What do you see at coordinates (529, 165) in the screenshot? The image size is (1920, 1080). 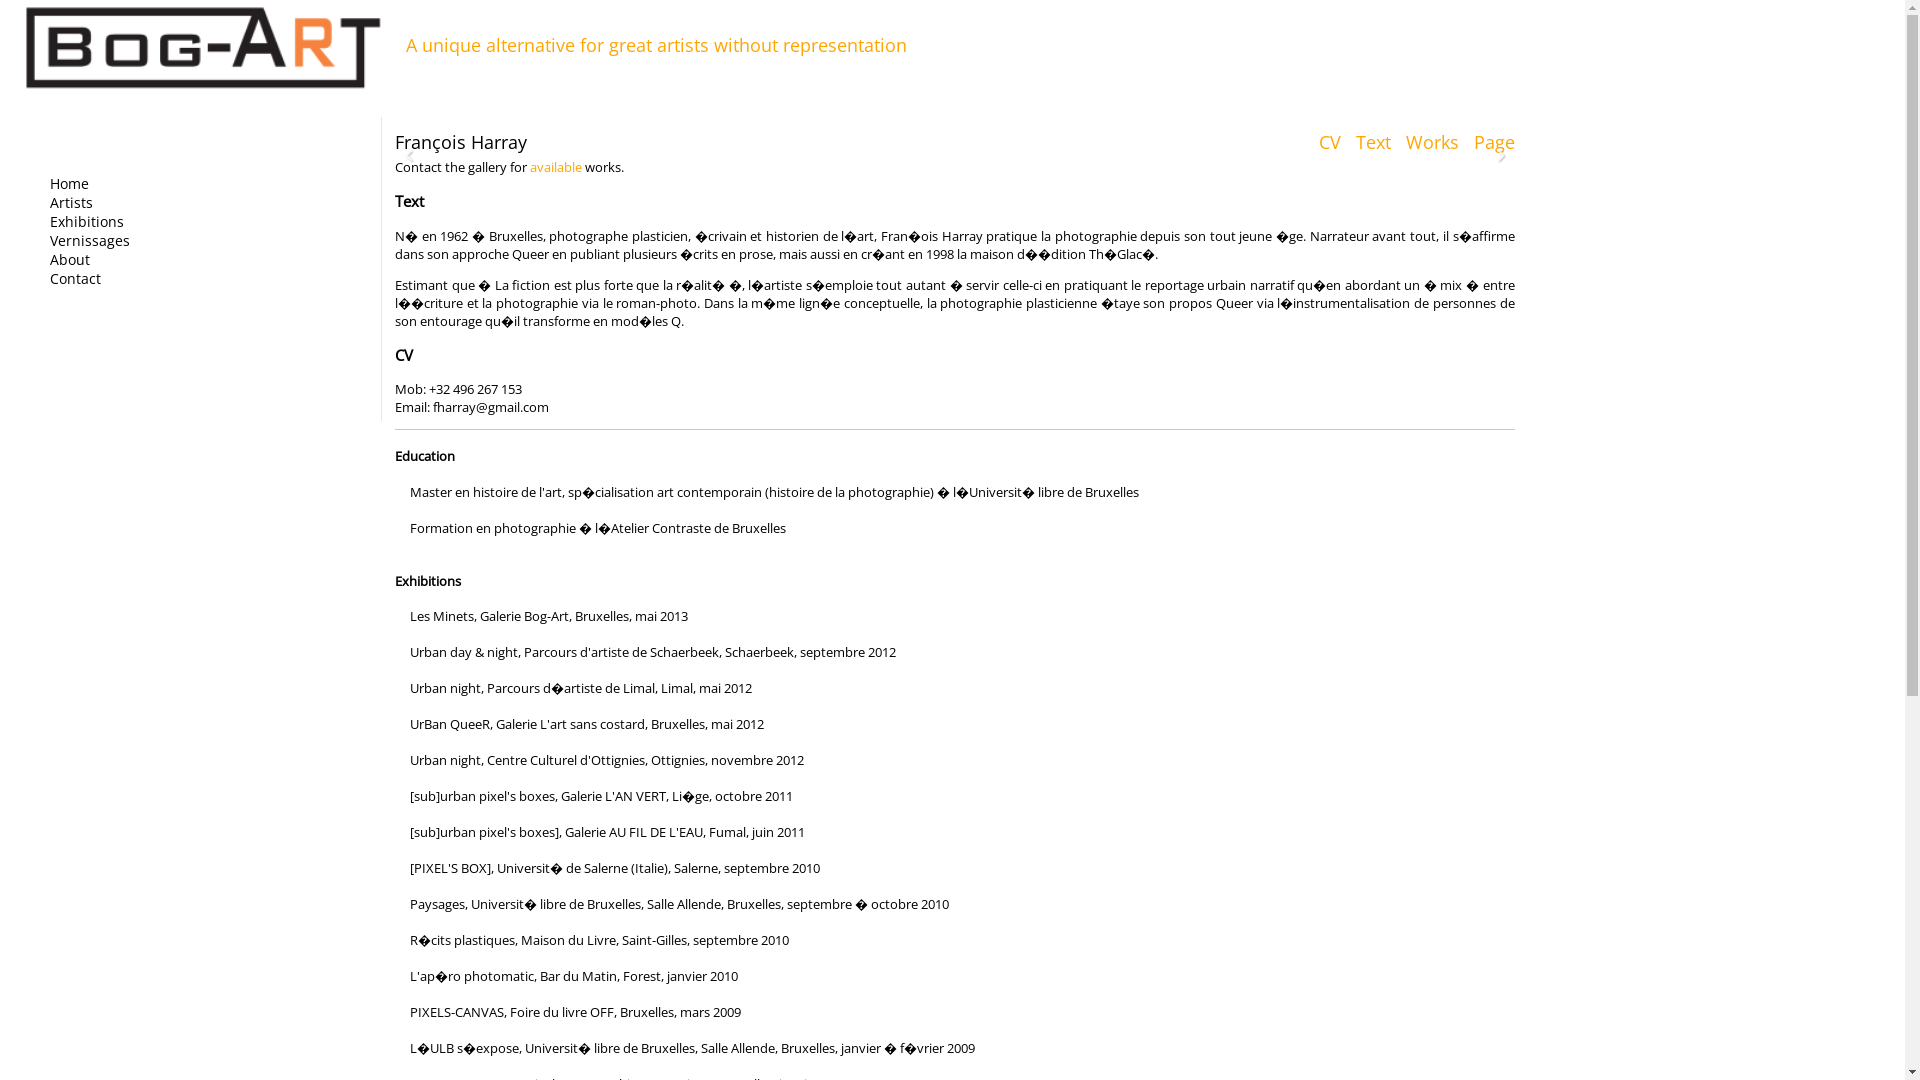 I see `'available'` at bounding box center [529, 165].